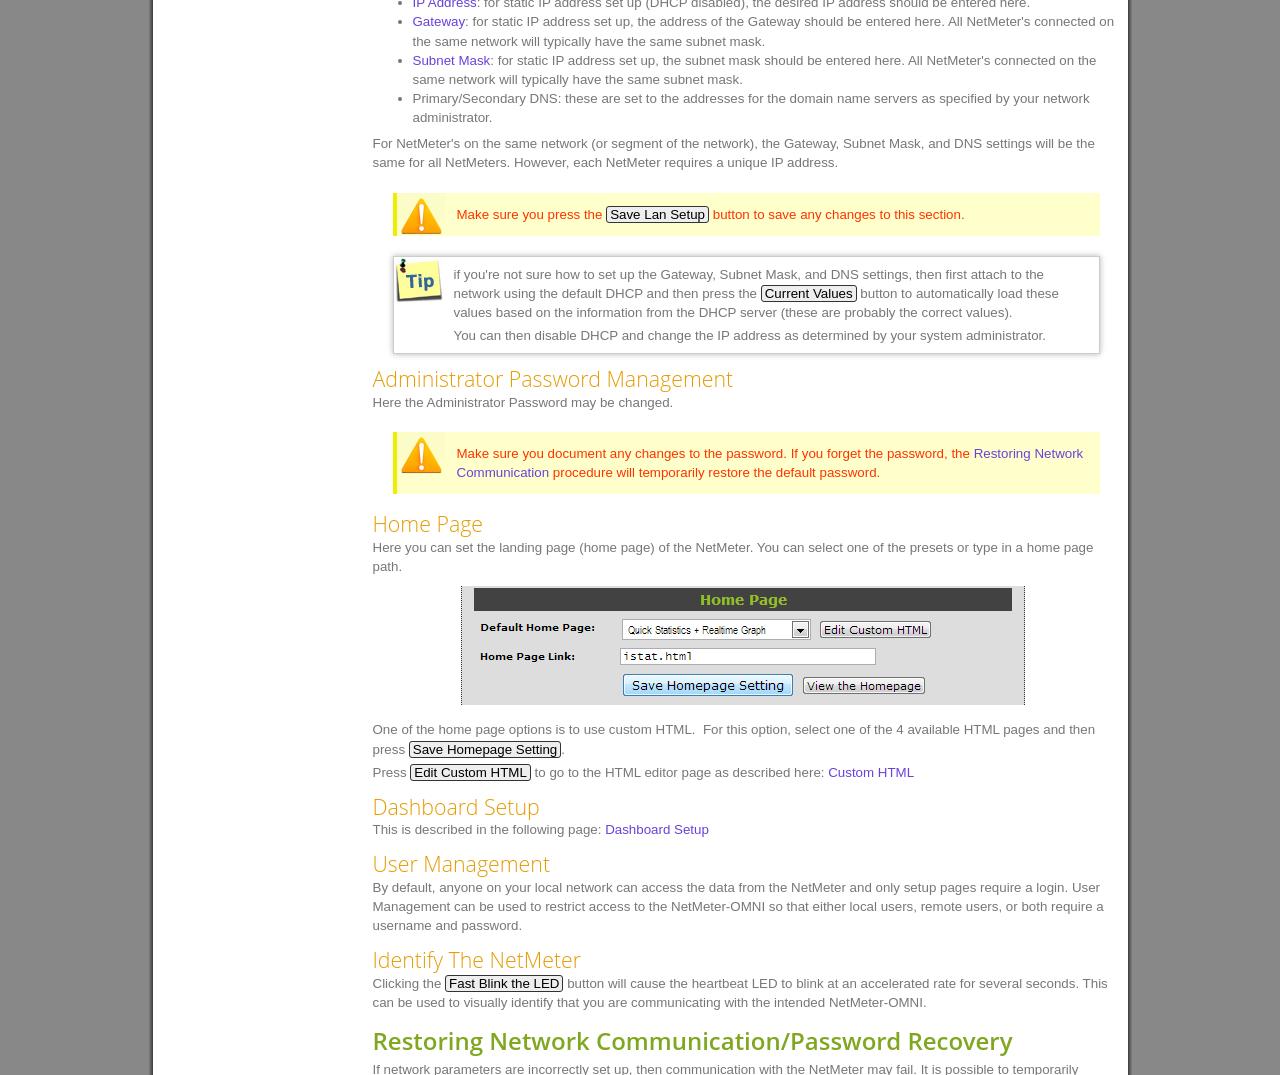 The image size is (1280, 1075). Describe the element at coordinates (548, 472) in the screenshot. I see `'procedure will temporarily restore the default password.'` at that location.